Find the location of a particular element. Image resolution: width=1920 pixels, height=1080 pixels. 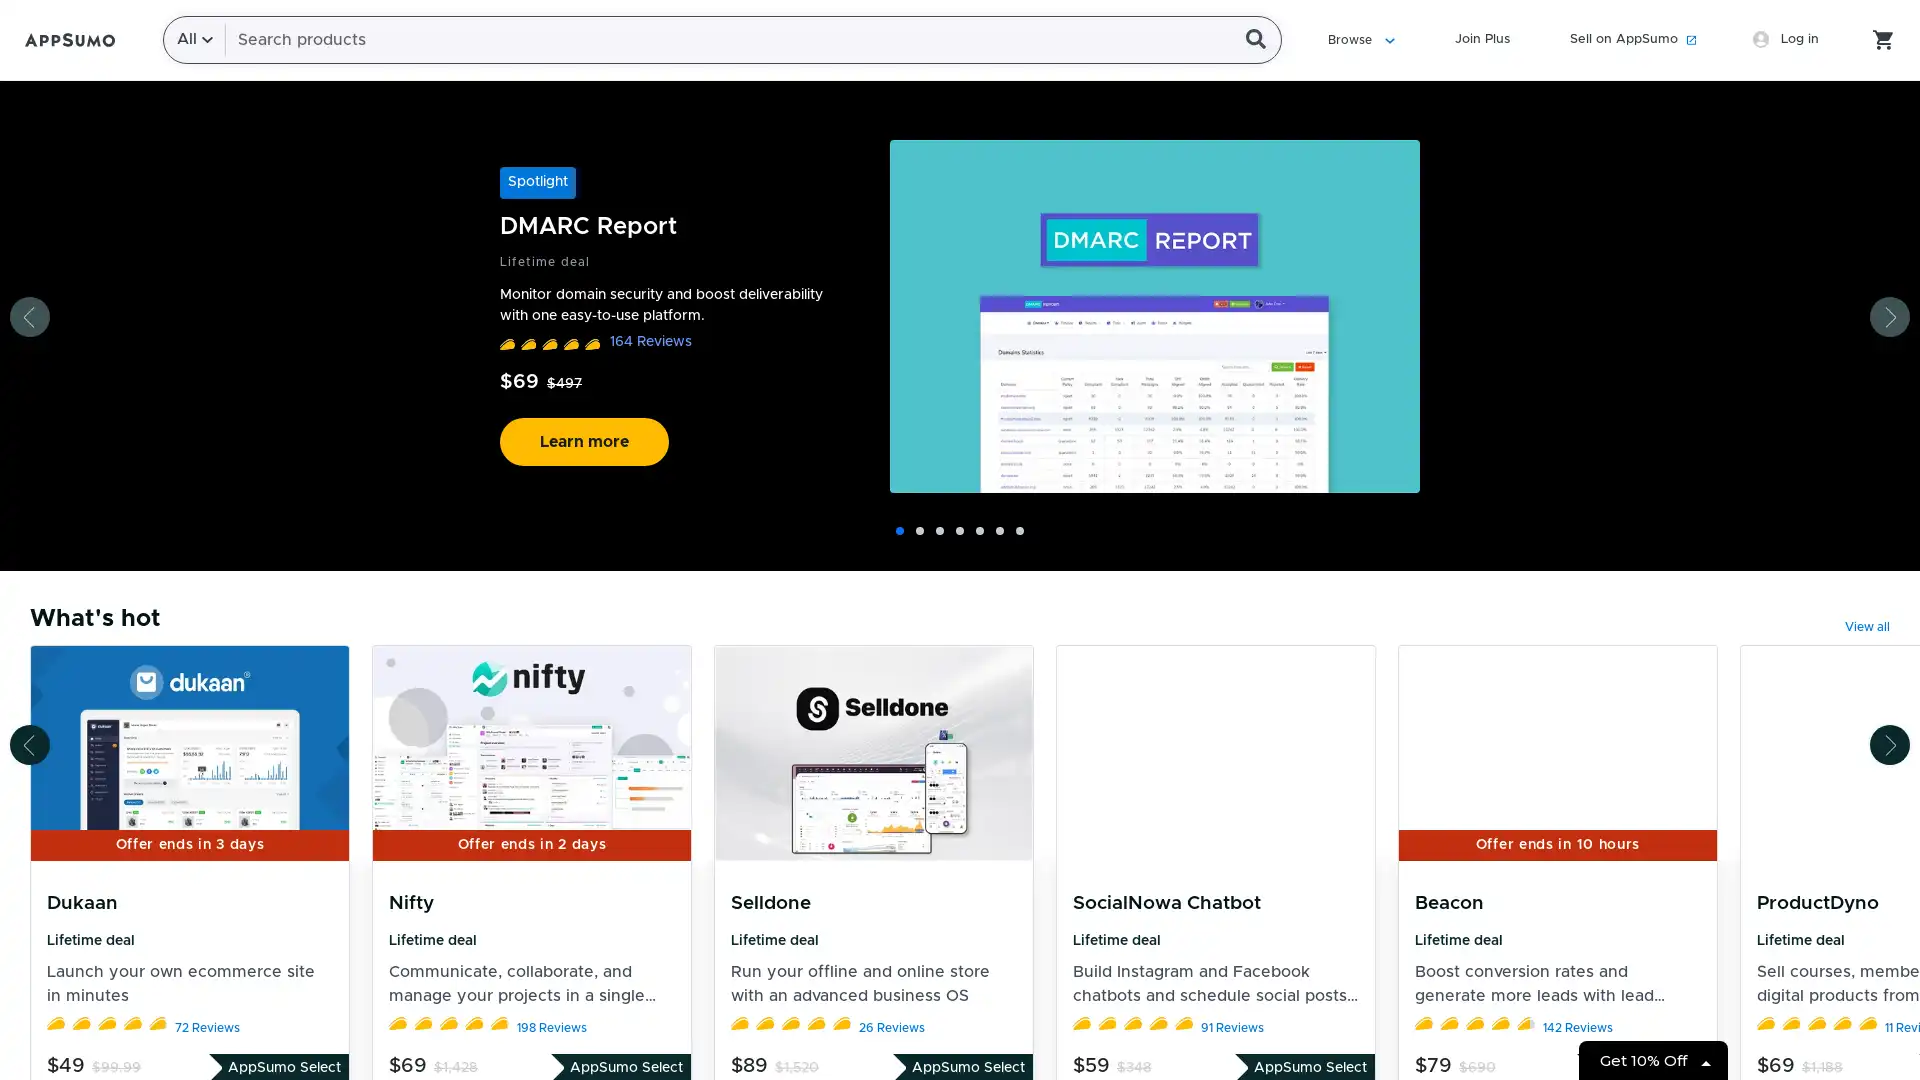

Close is located at coordinates (1286, 144).